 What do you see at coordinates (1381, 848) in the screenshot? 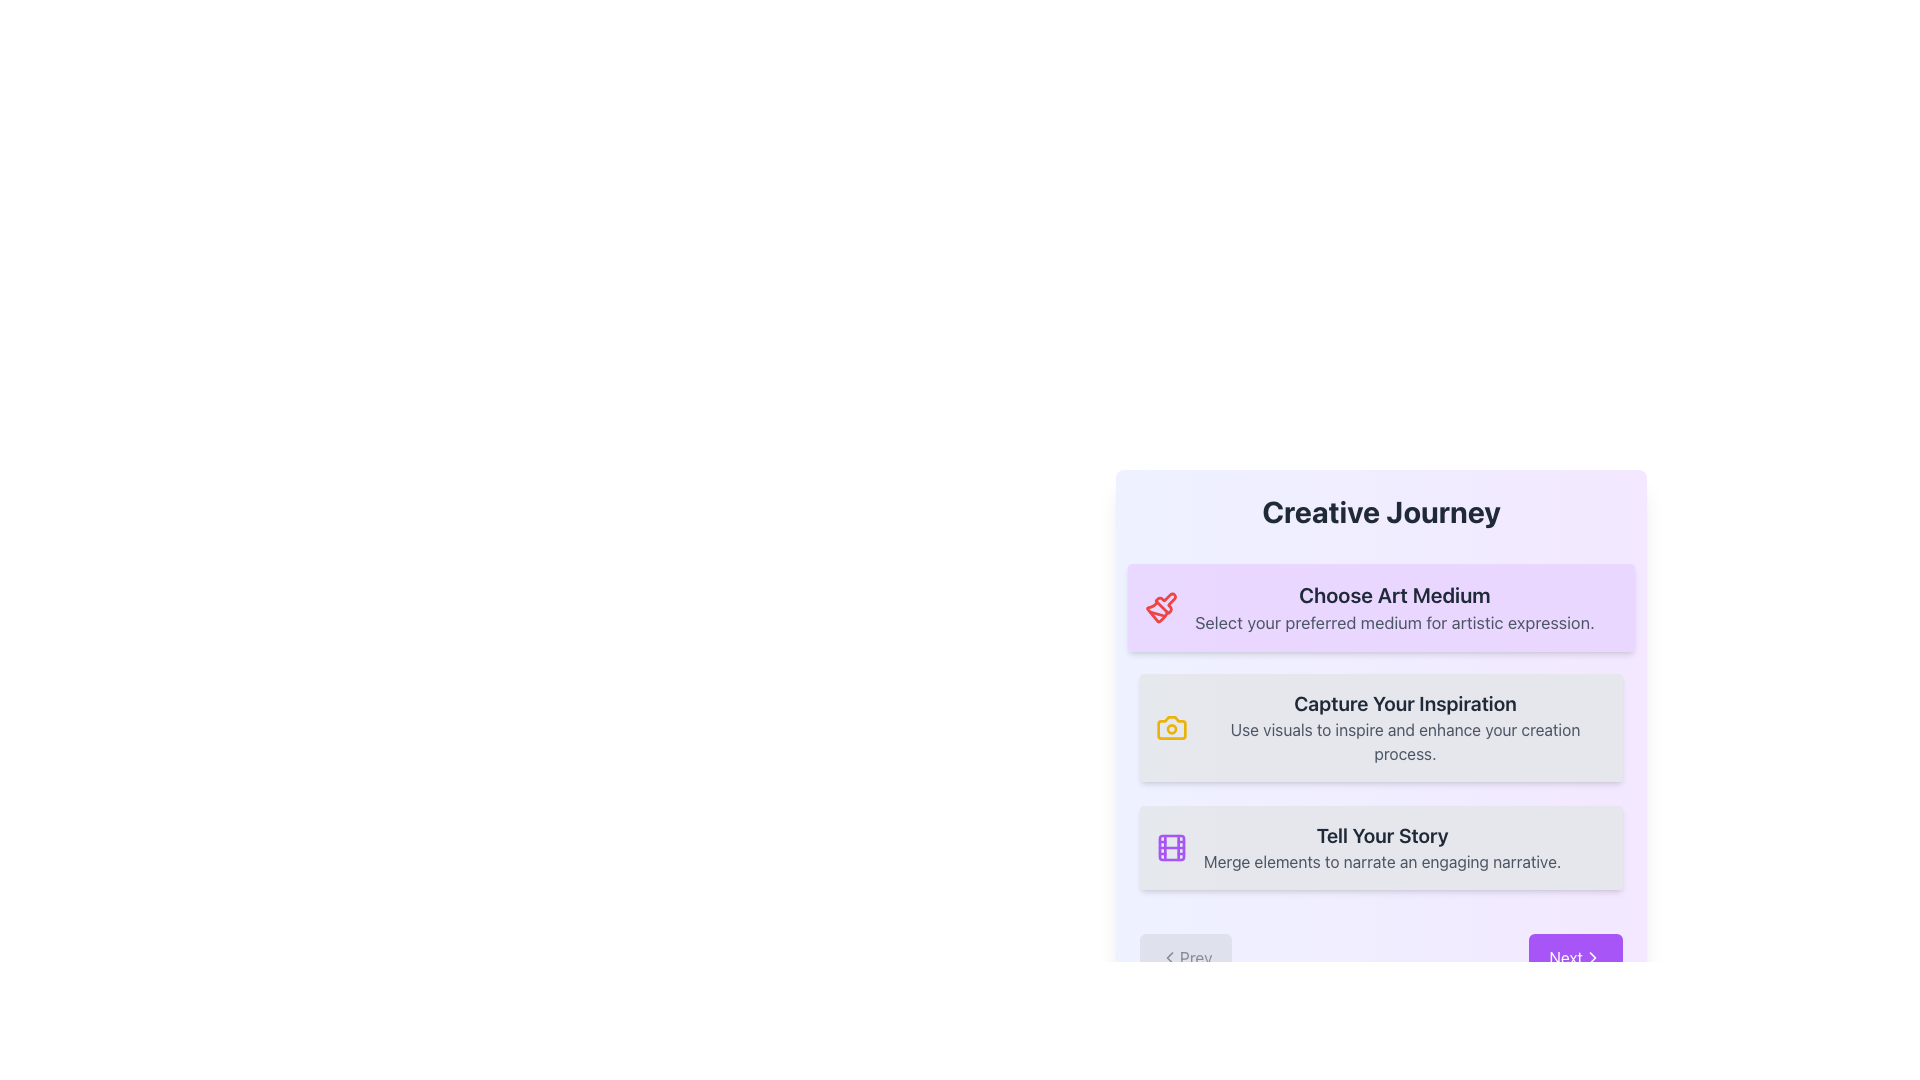
I see `the third Text block in the vertical sequence of interactive panels, which contains a title and subtitle, positioned below the 'Capture Your Inspiration' panel` at bounding box center [1381, 848].